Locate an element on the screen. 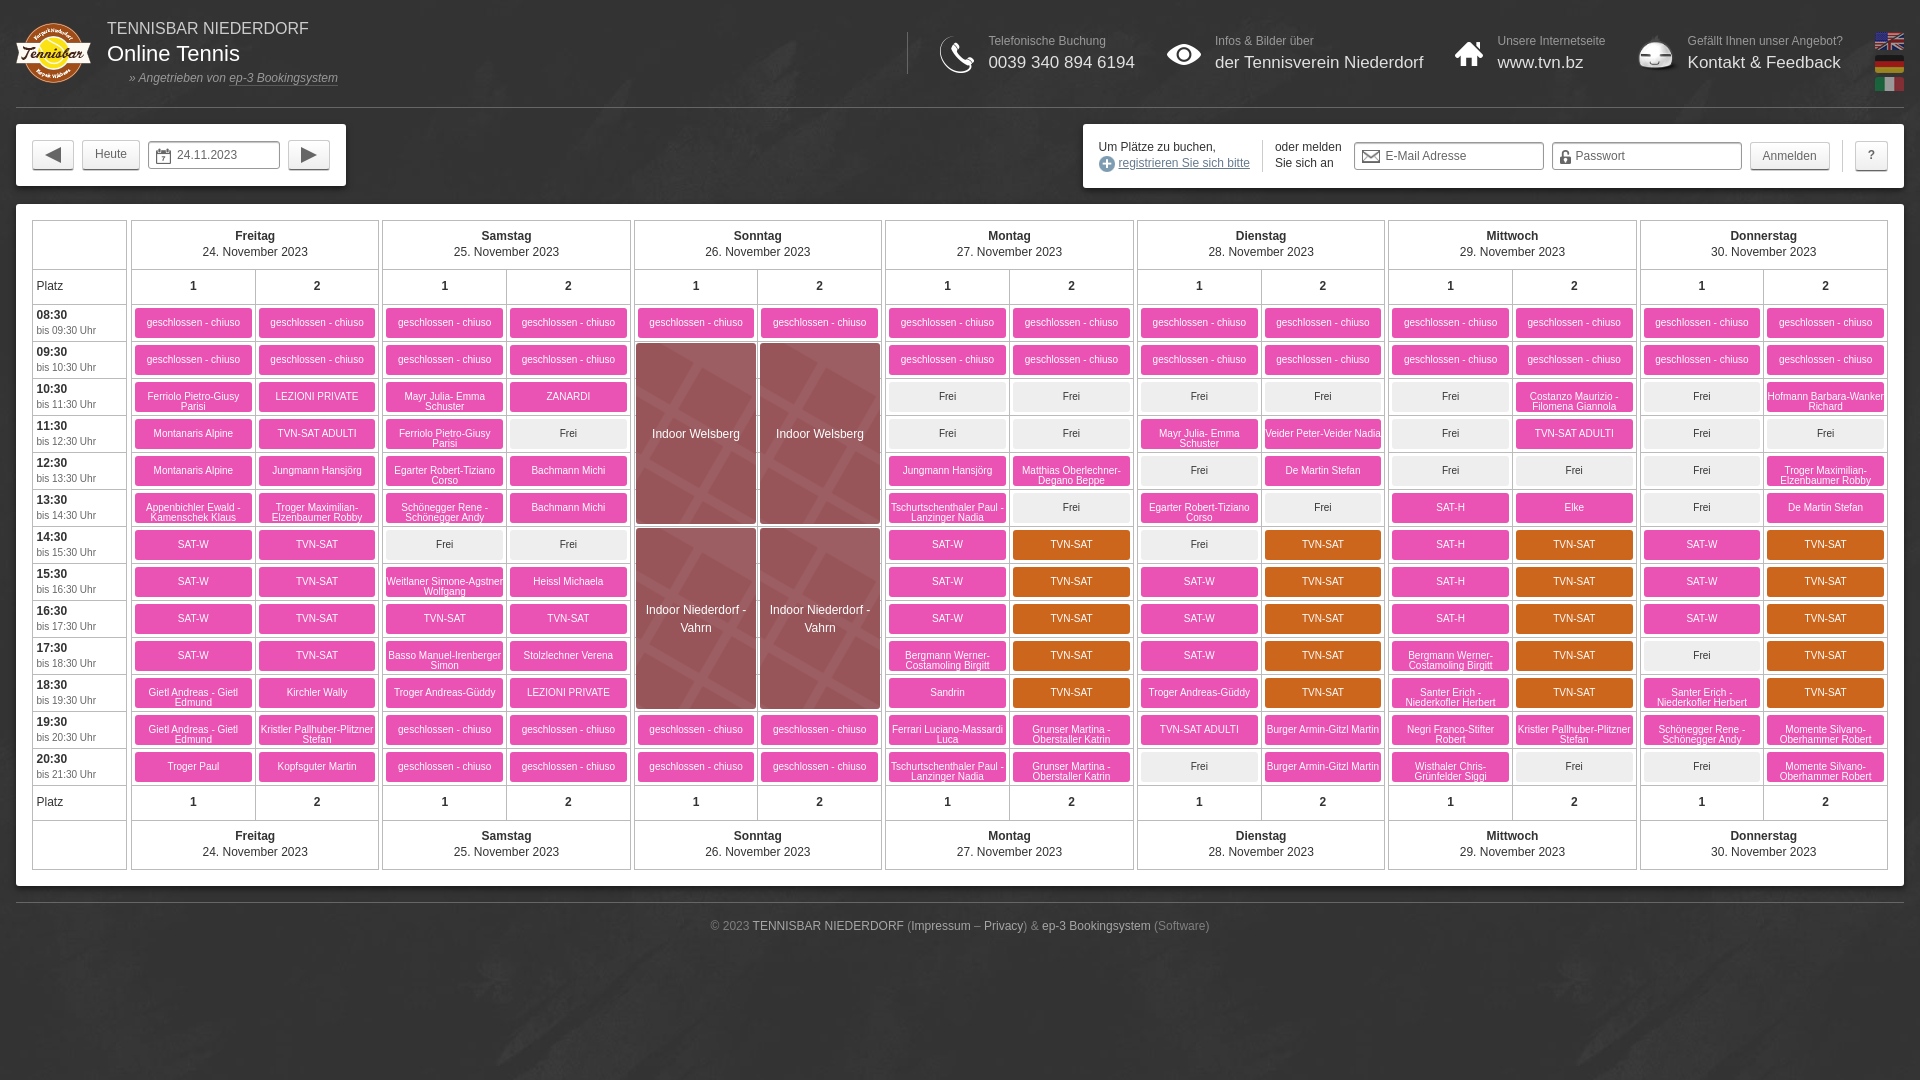  'Heute' is located at coordinates (109, 153).